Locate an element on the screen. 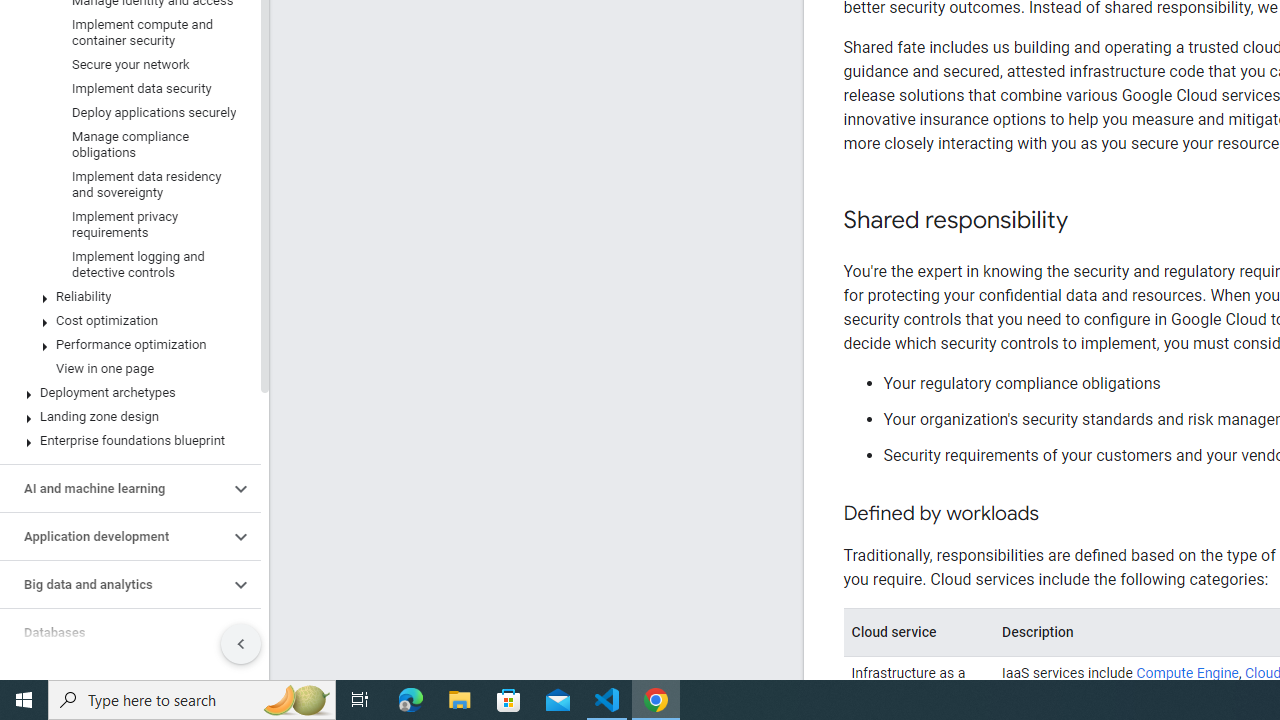  'Copy link to this section: Shared responsibility' is located at coordinates (1087, 221).